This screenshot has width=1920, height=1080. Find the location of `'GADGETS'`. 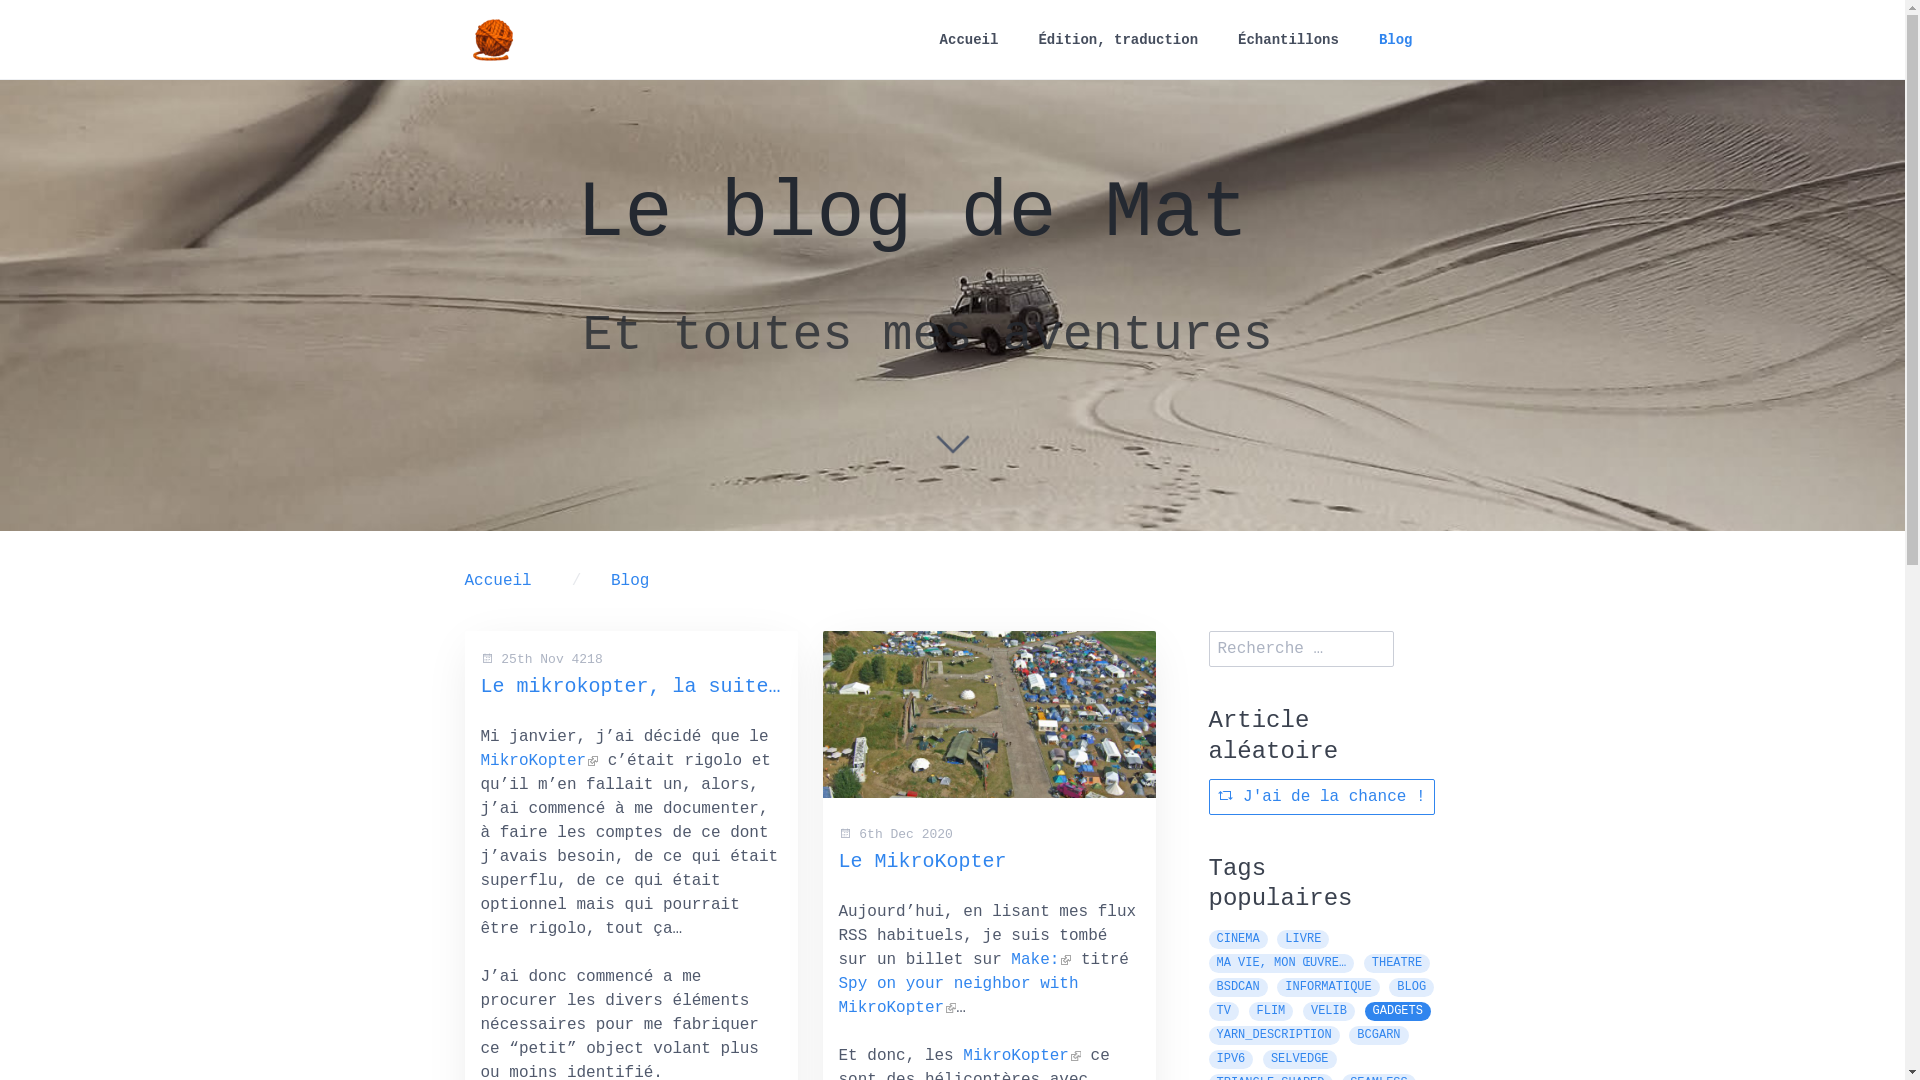

'GADGETS' is located at coordinates (1396, 1011).